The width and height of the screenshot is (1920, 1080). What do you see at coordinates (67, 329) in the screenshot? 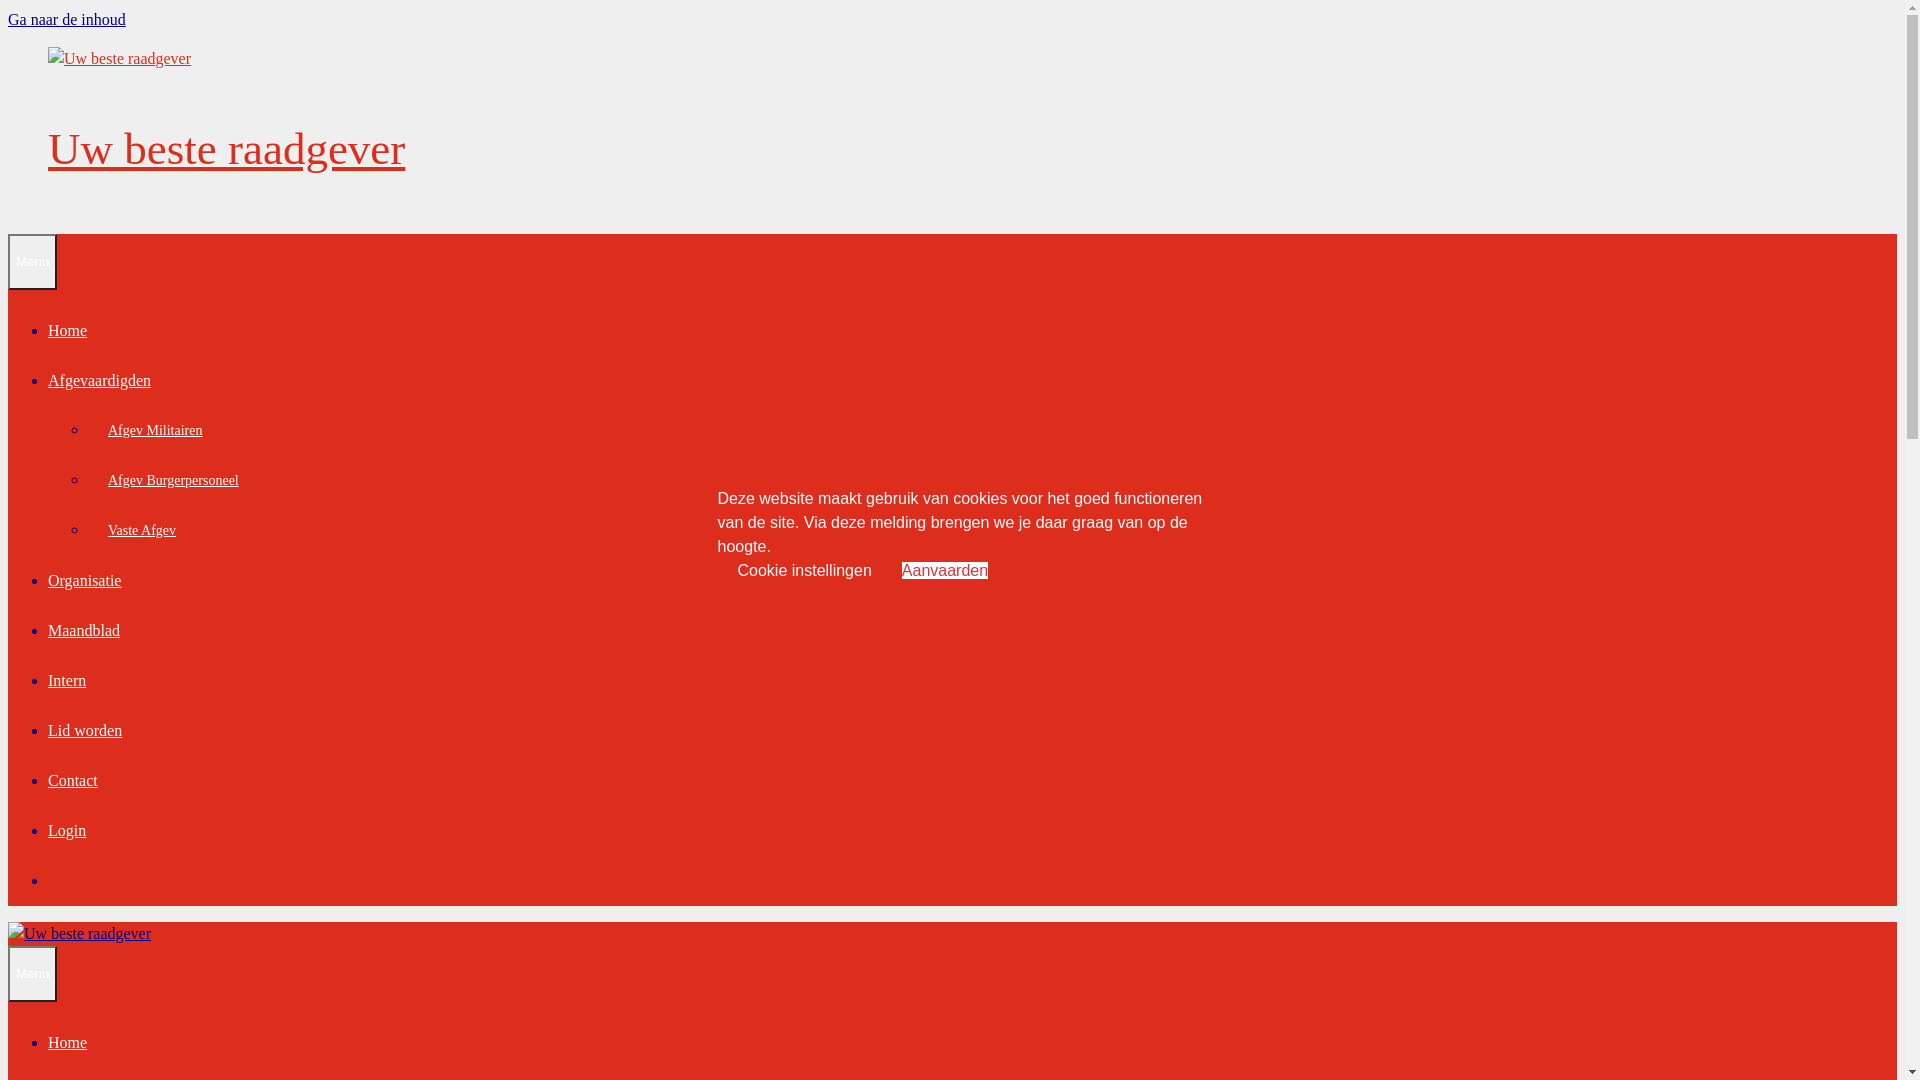
I see `'Home'` at bounding box center [67, 329].